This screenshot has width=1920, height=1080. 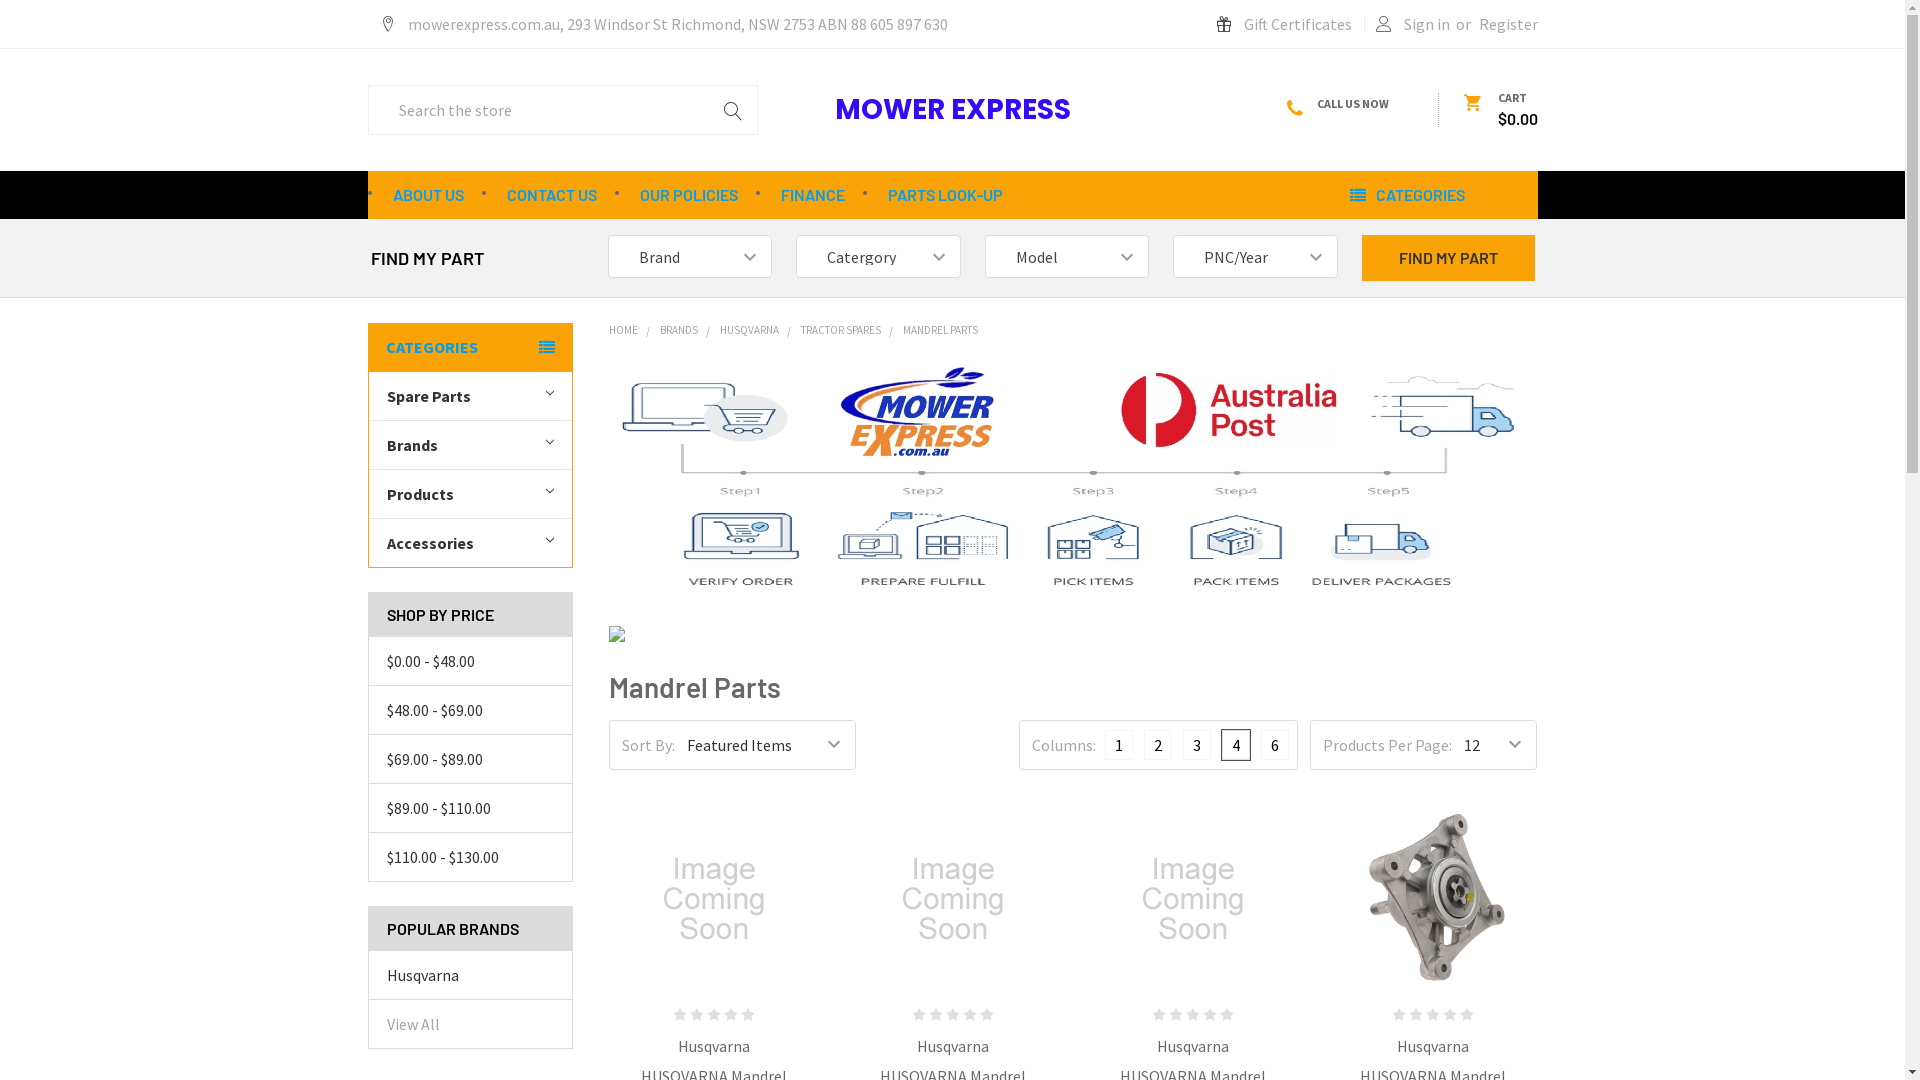 What do you see at coordinates (468, 806) in the screenshot?
I see `'$89.00 - $110.00'` at bounding box center [468, 806].